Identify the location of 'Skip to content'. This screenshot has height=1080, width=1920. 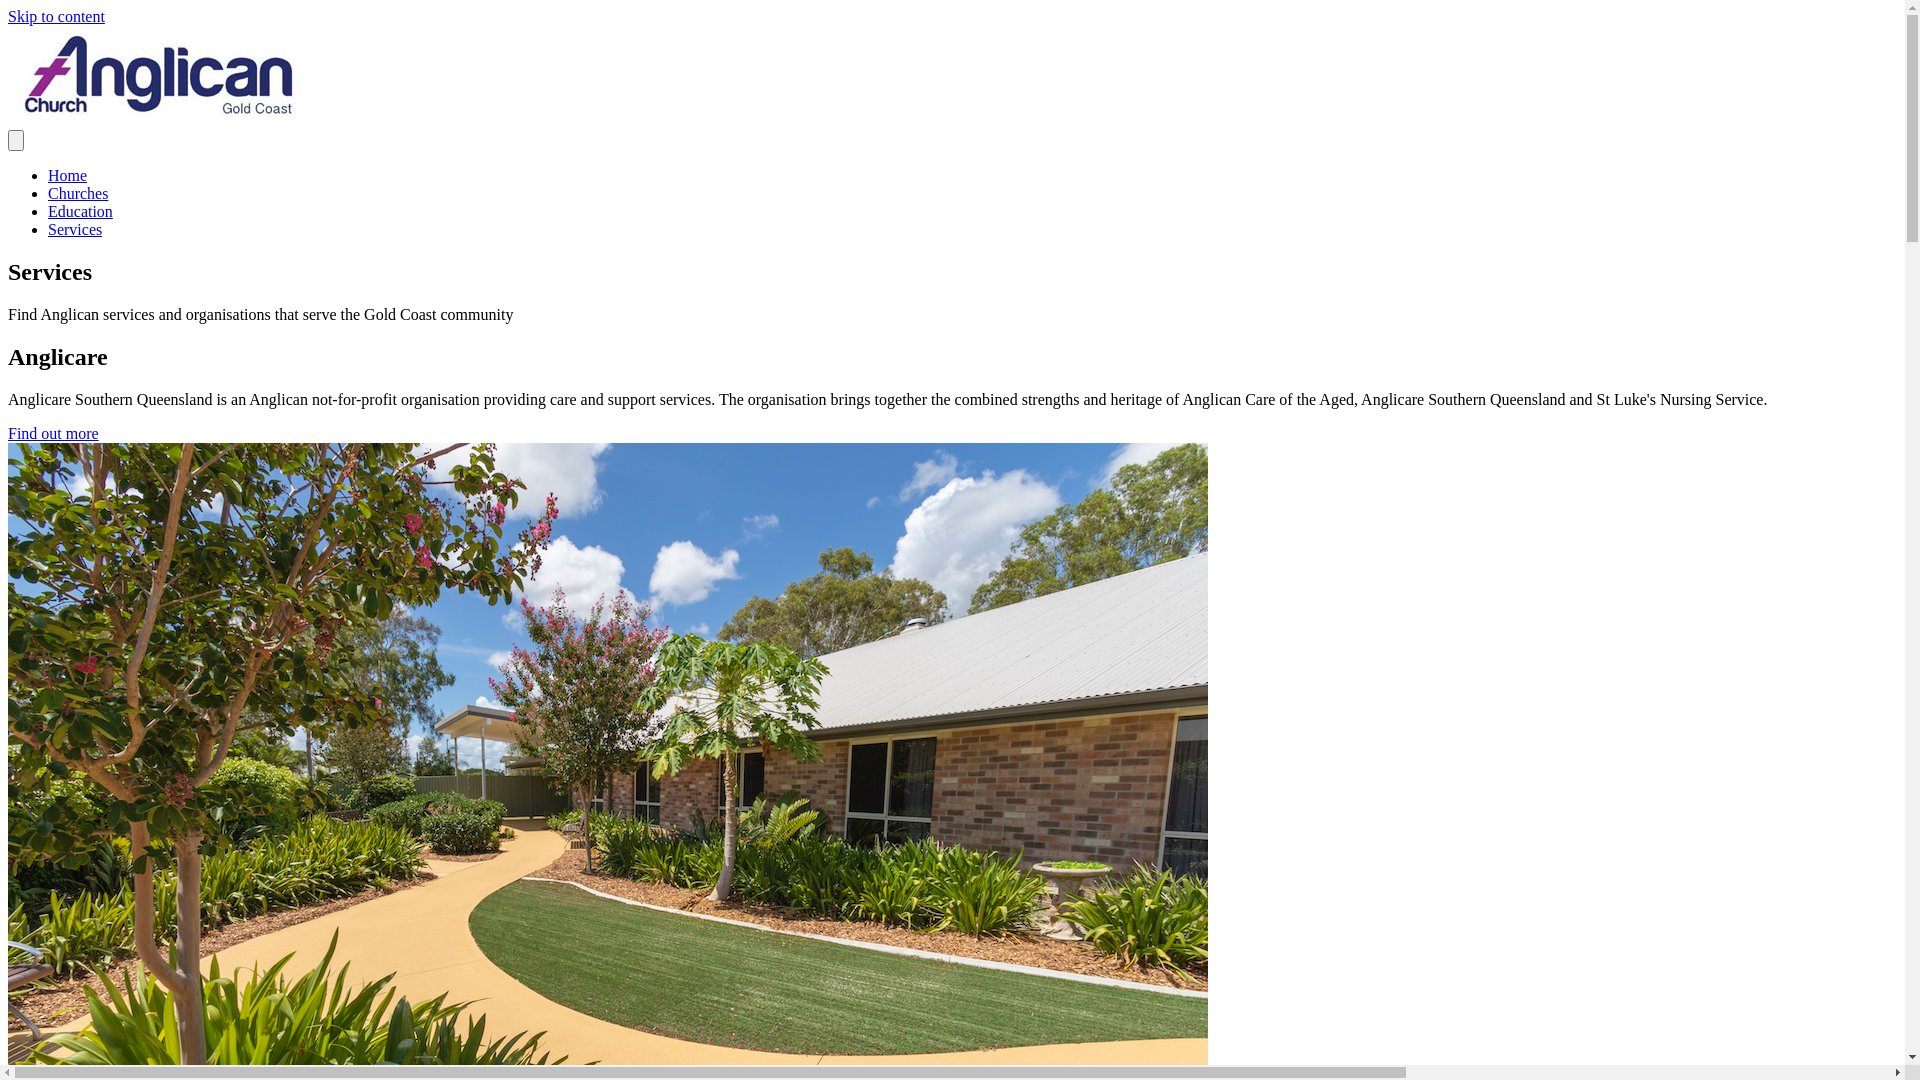
(8, 16).